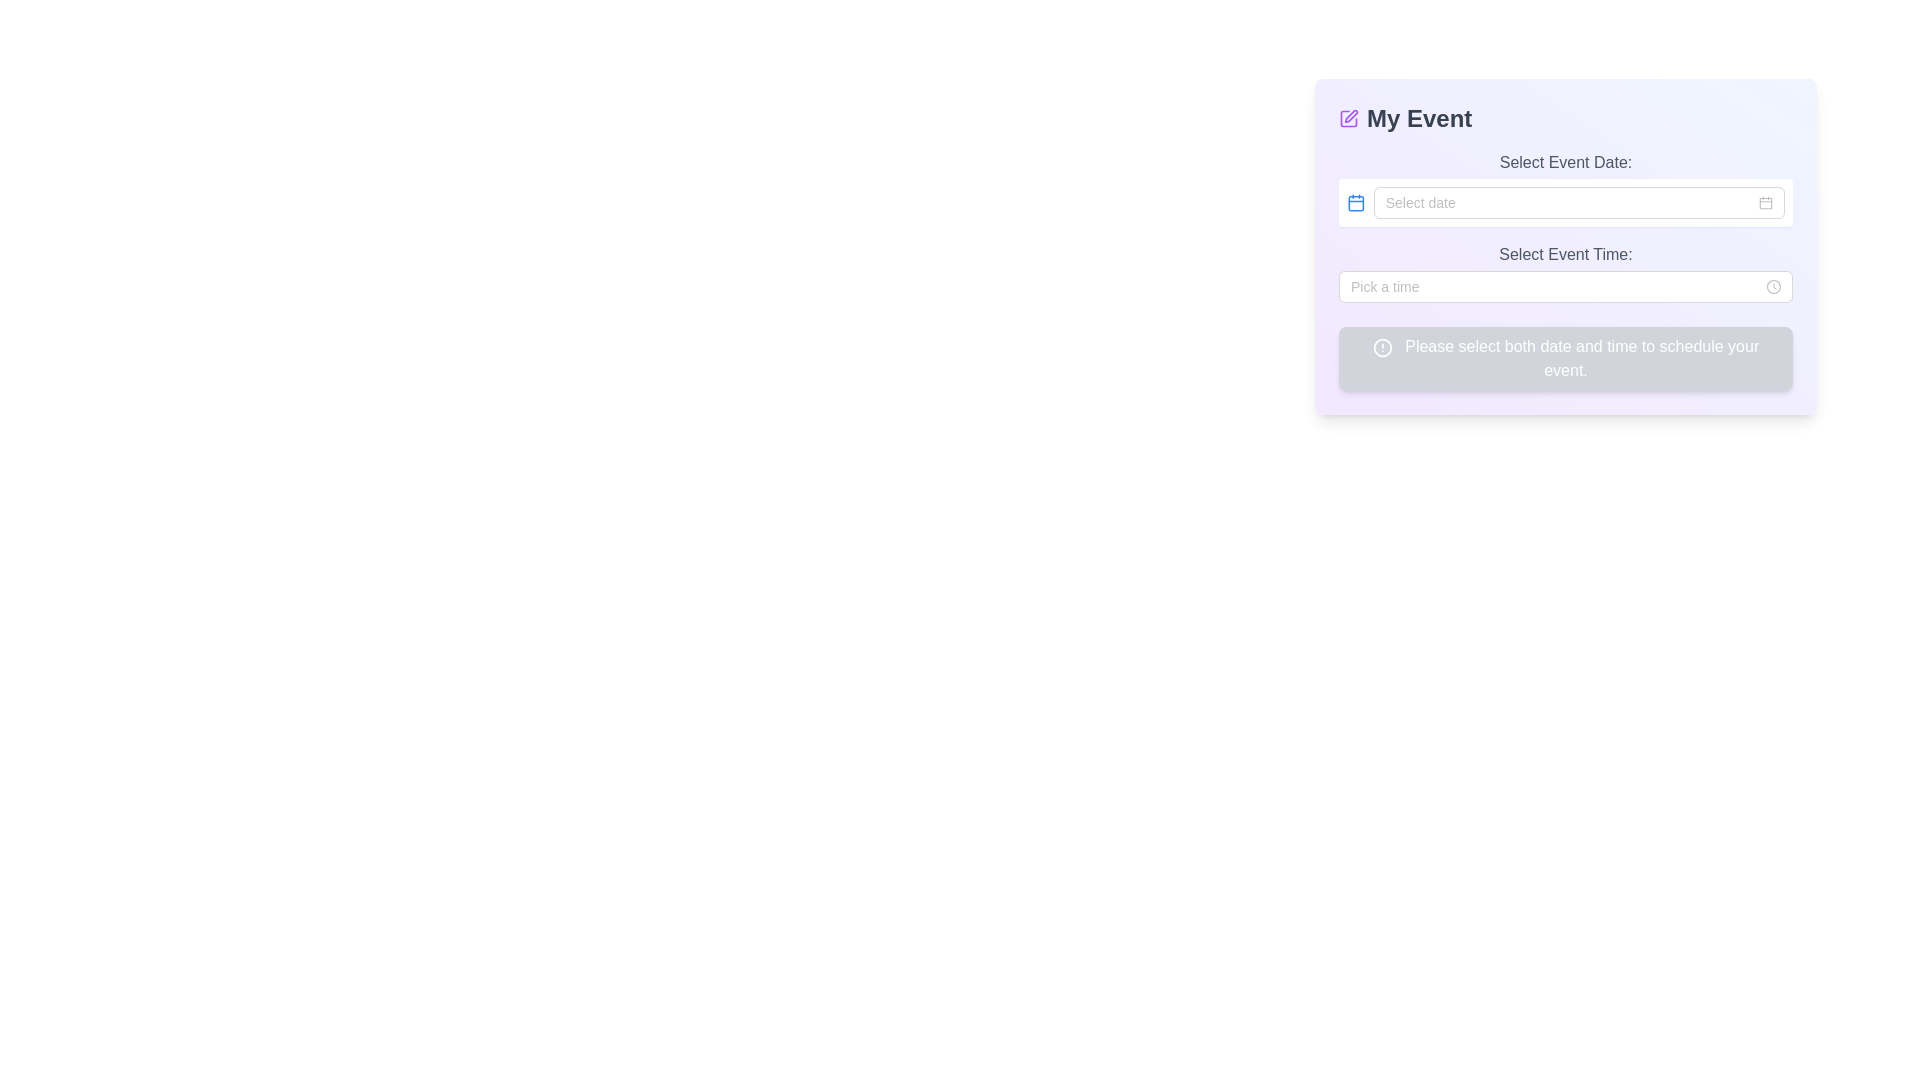 The image size is (1920, 1080). I want to click on the label that describes the purpose of the time picker input field, which is centered horizontally in the interface and positioned directly above the time picker input field, so click(1564, 253).